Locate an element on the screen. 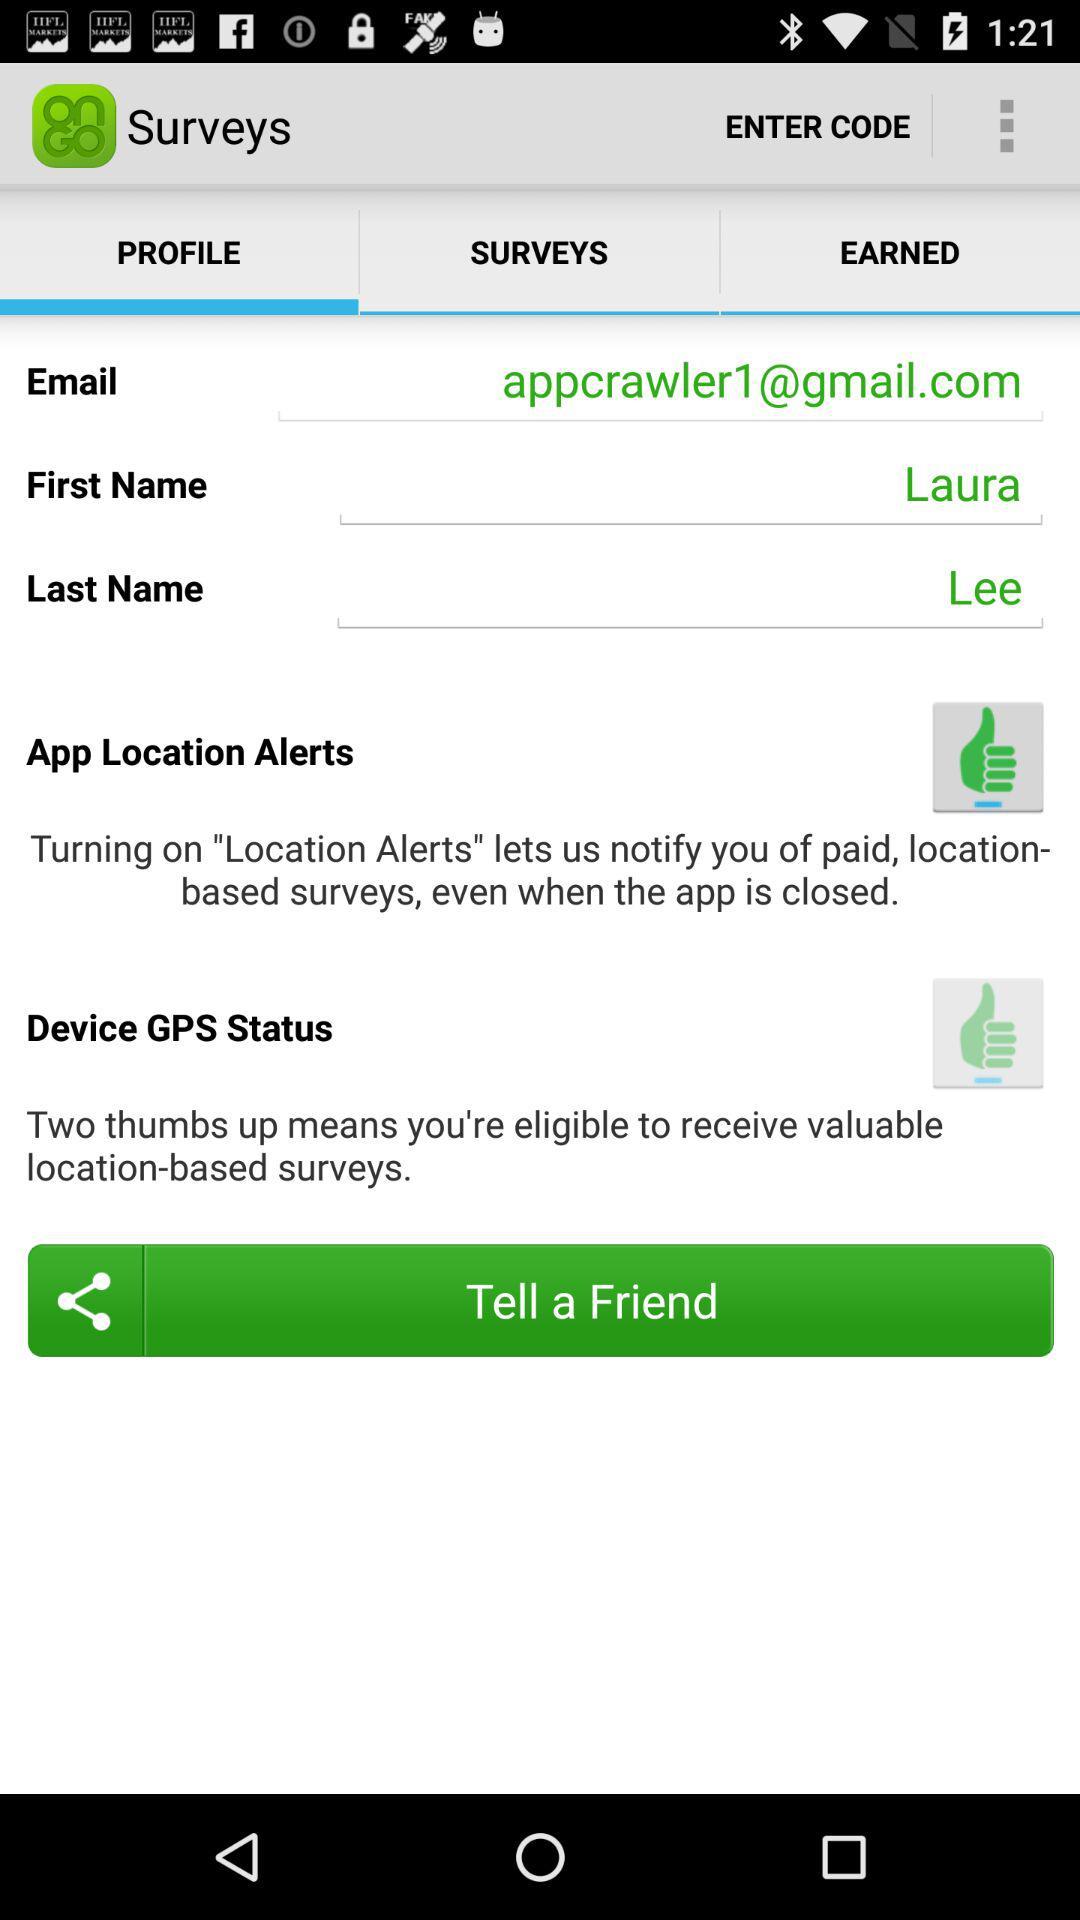 This screenshot has height=1920, width=1080. the icon to the right of device gps status is located at coordinates (987, 1033).